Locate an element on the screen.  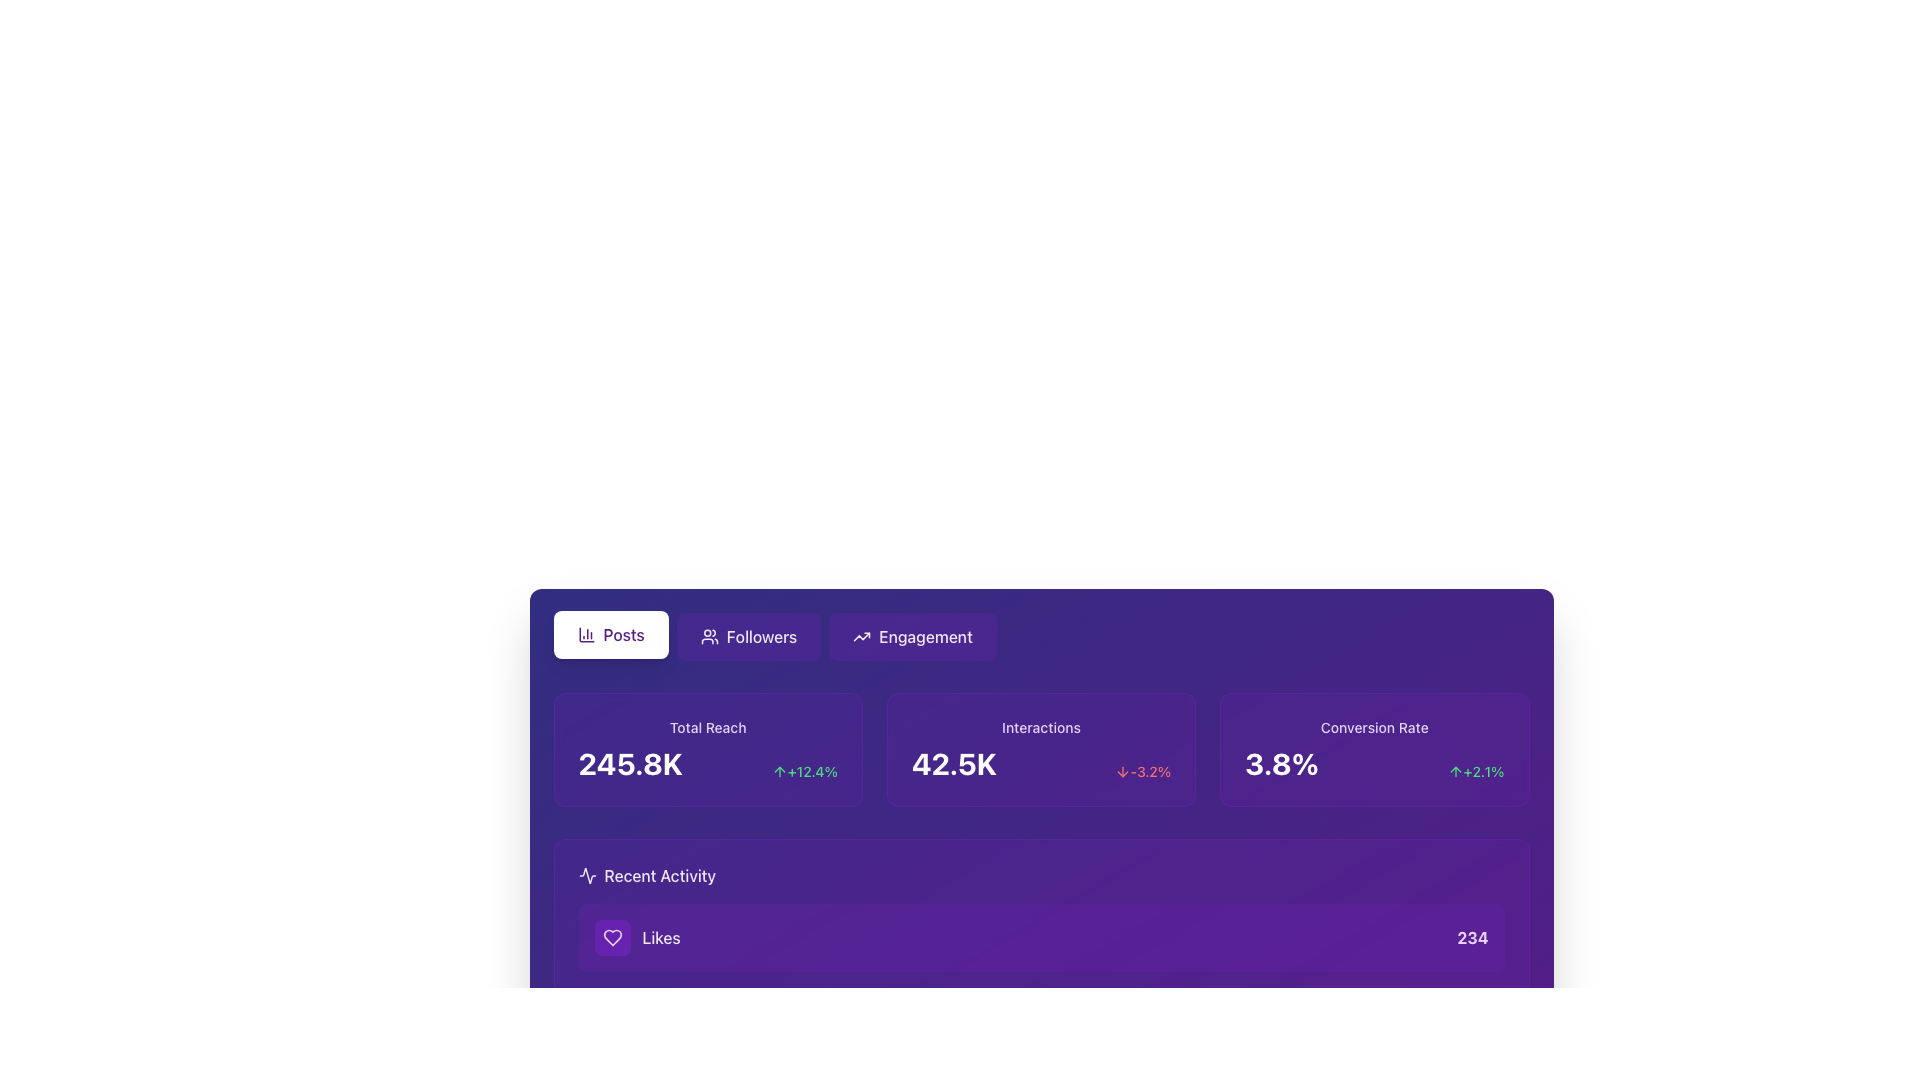
the 'Followers' button located in the top section of the purple background interface for keyboard navigation is located at coordinates (747, 636).